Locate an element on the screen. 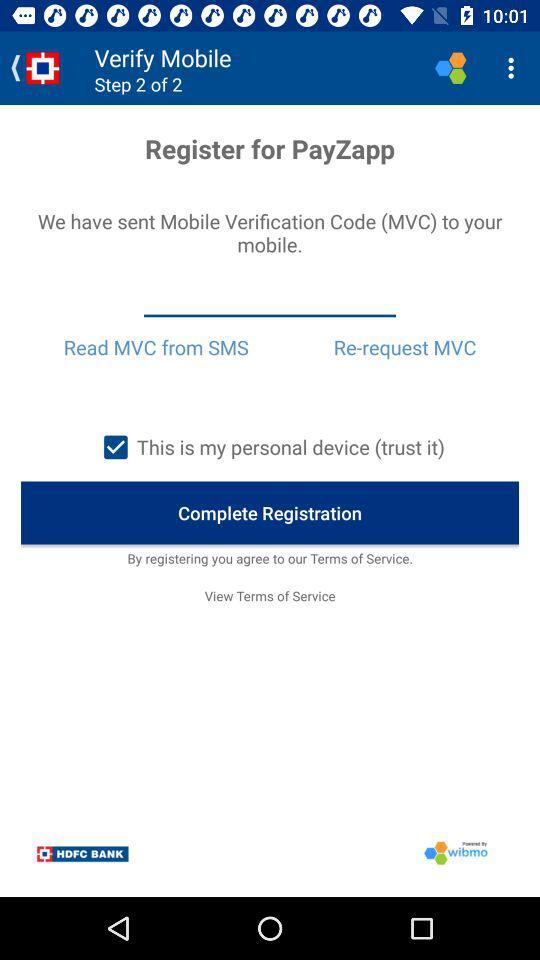  item above the this is my is located at coordinates (405, 347).